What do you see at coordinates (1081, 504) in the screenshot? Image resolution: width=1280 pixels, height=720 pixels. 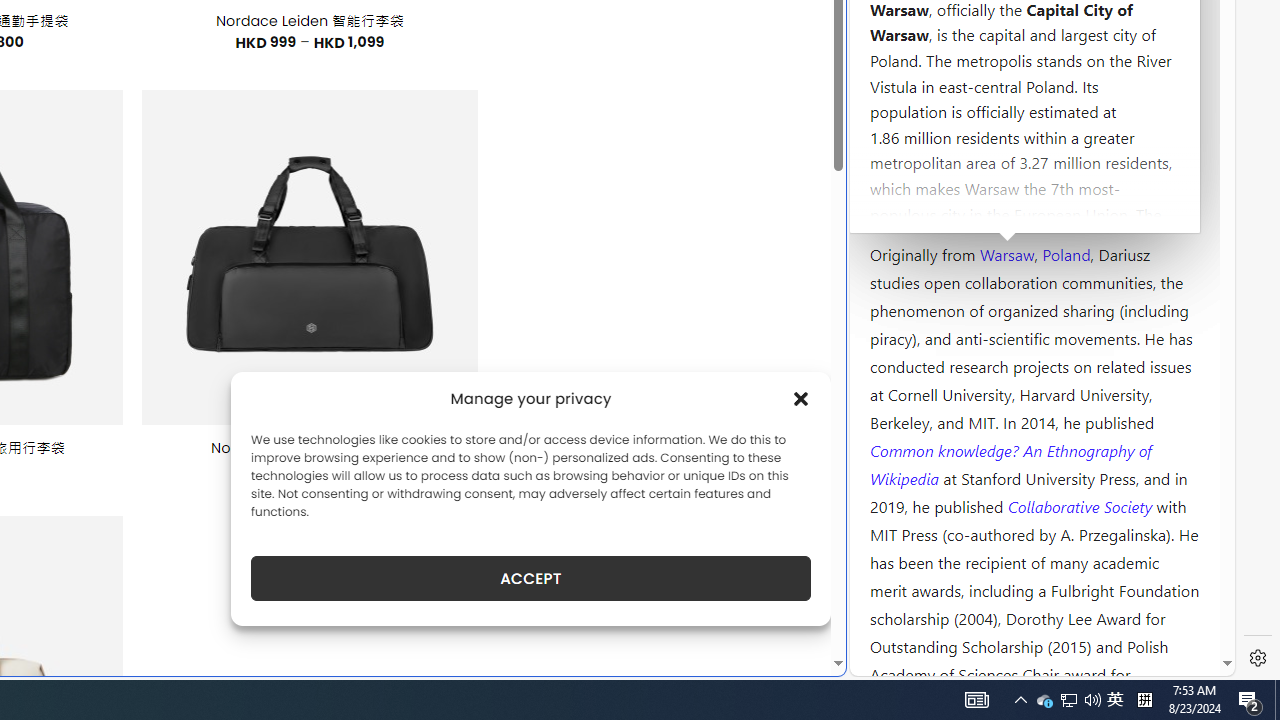 I see `'Collaborative Society '` at bounding box center [1081, 504].